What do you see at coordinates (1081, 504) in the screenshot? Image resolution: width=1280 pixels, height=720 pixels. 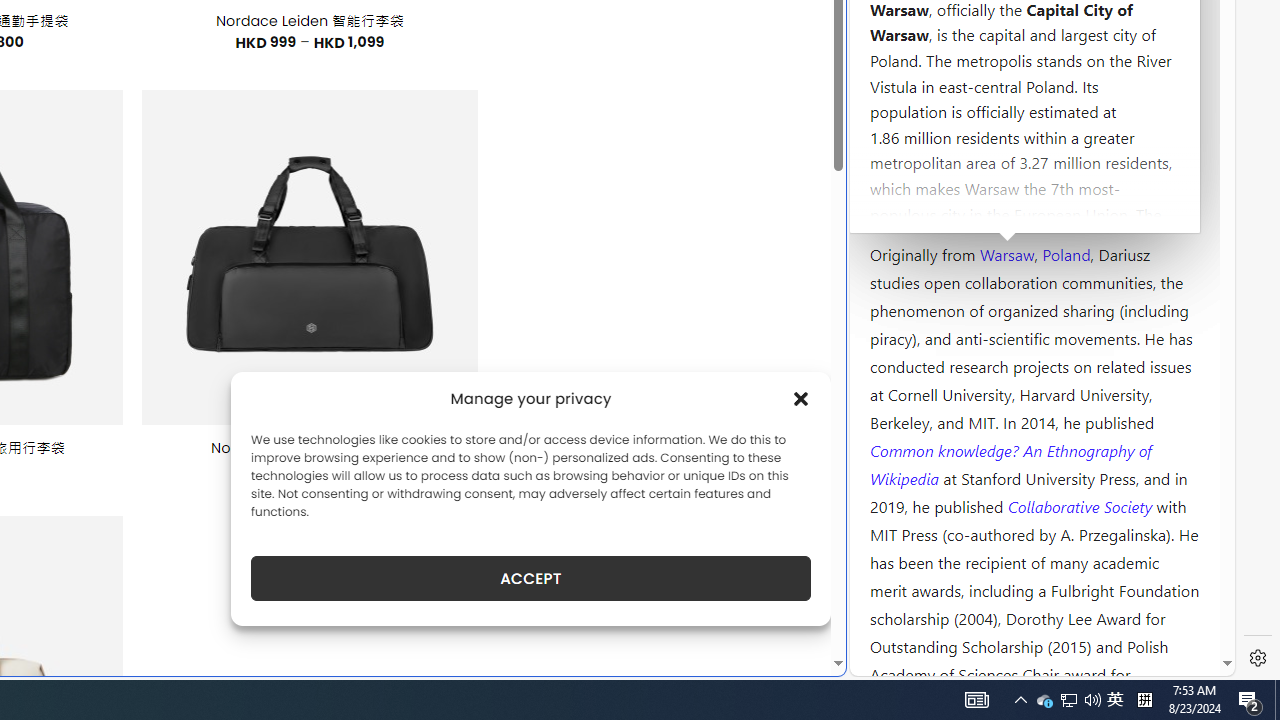 I see `'Collaborative Society '` at bounding box center [1081, 504].